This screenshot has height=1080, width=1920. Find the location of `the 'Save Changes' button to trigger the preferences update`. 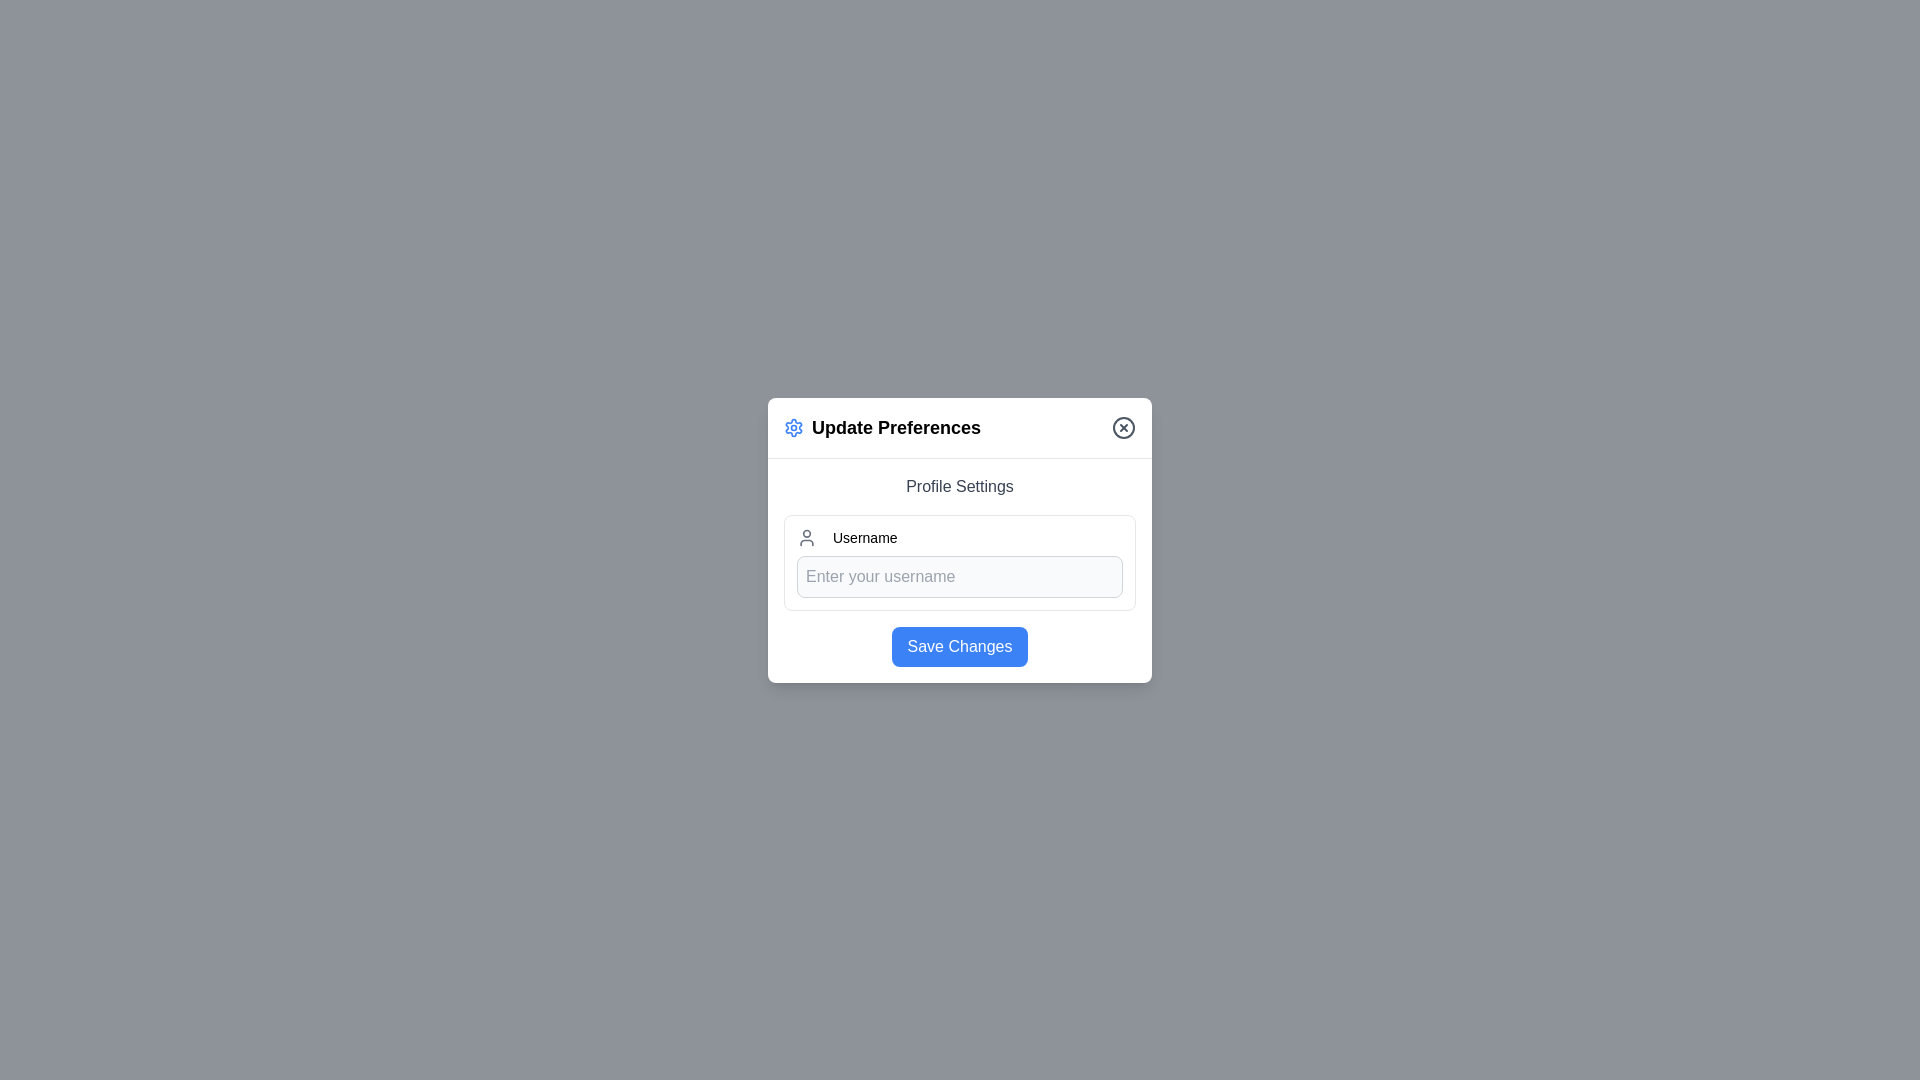

the 'Save Changes' button to trigger the preferences update is located at coordinates (960, 646).